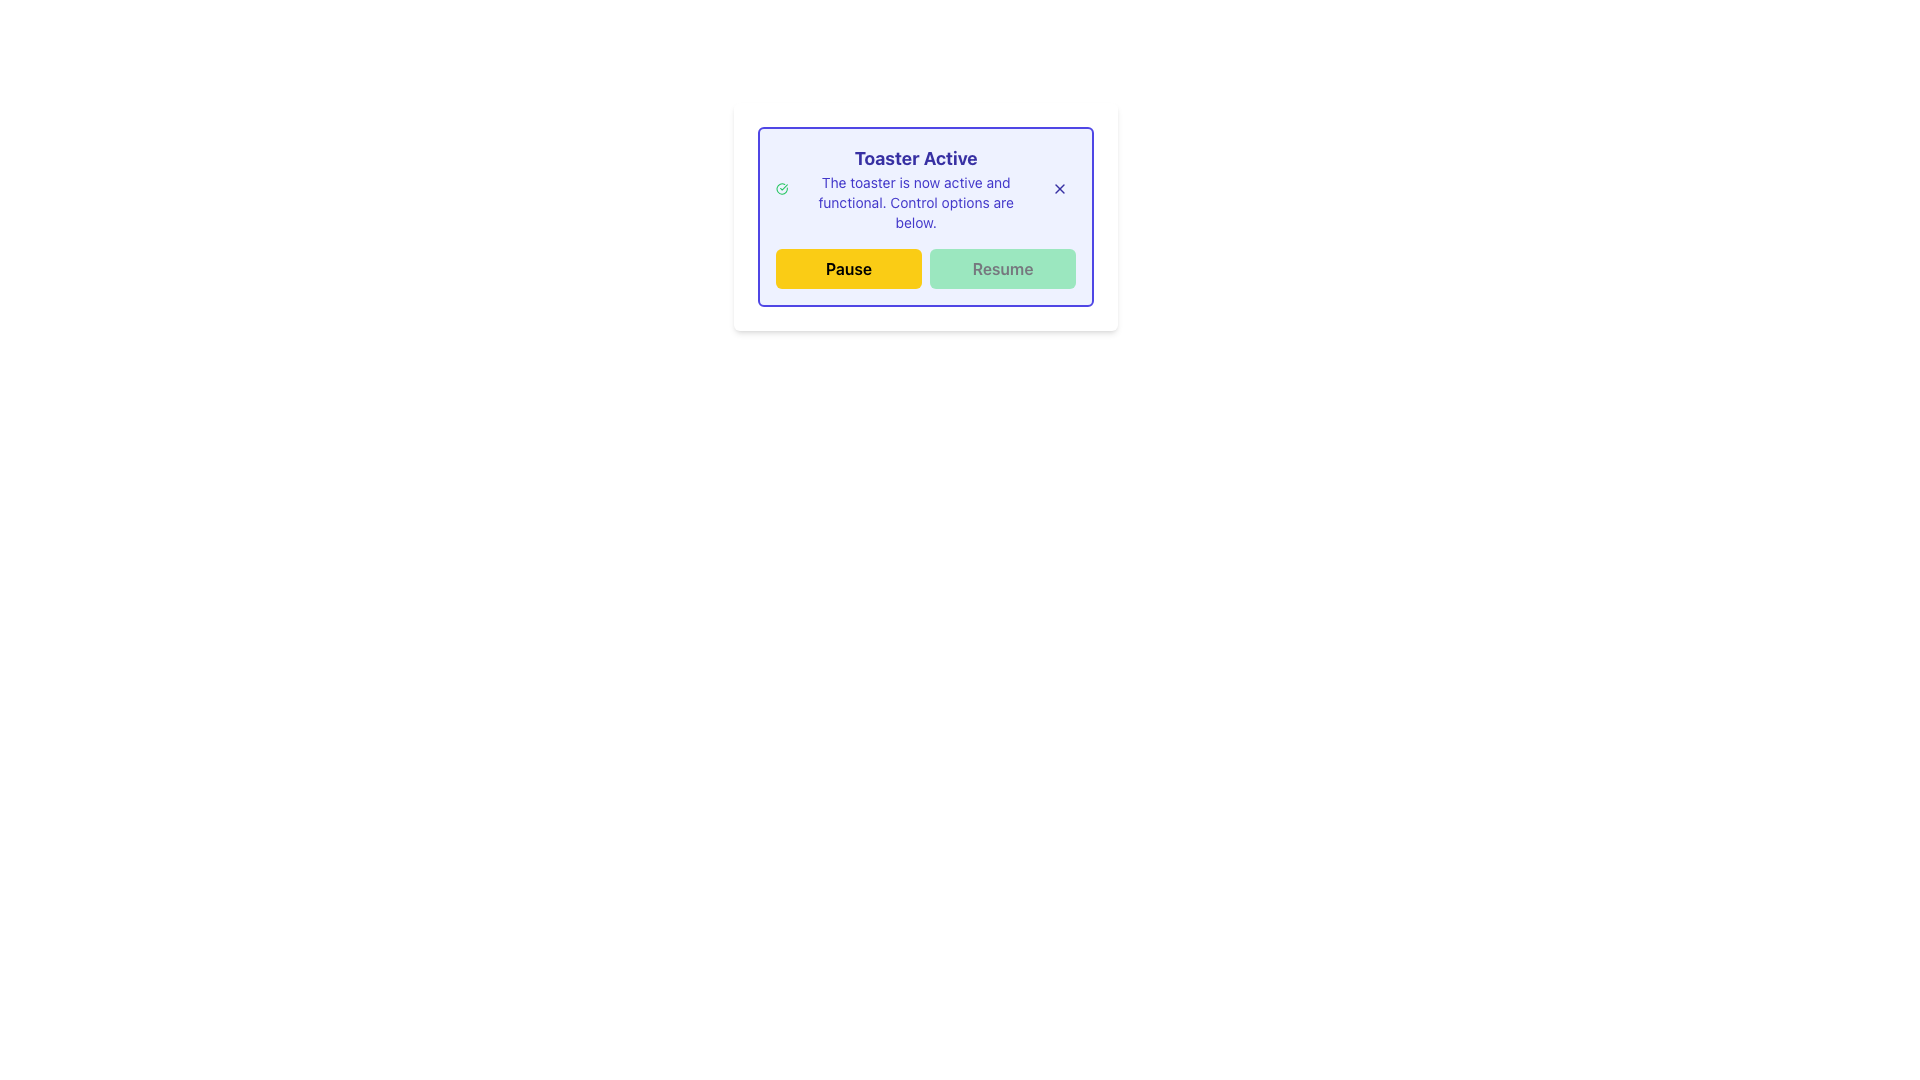 The width and height of the screenshot is (1920, 1080). Describe the element at coordinates (849, 268) in the screenshot. I see `the pause button located below the message 'The toaster is now active and functional.'` at that location.